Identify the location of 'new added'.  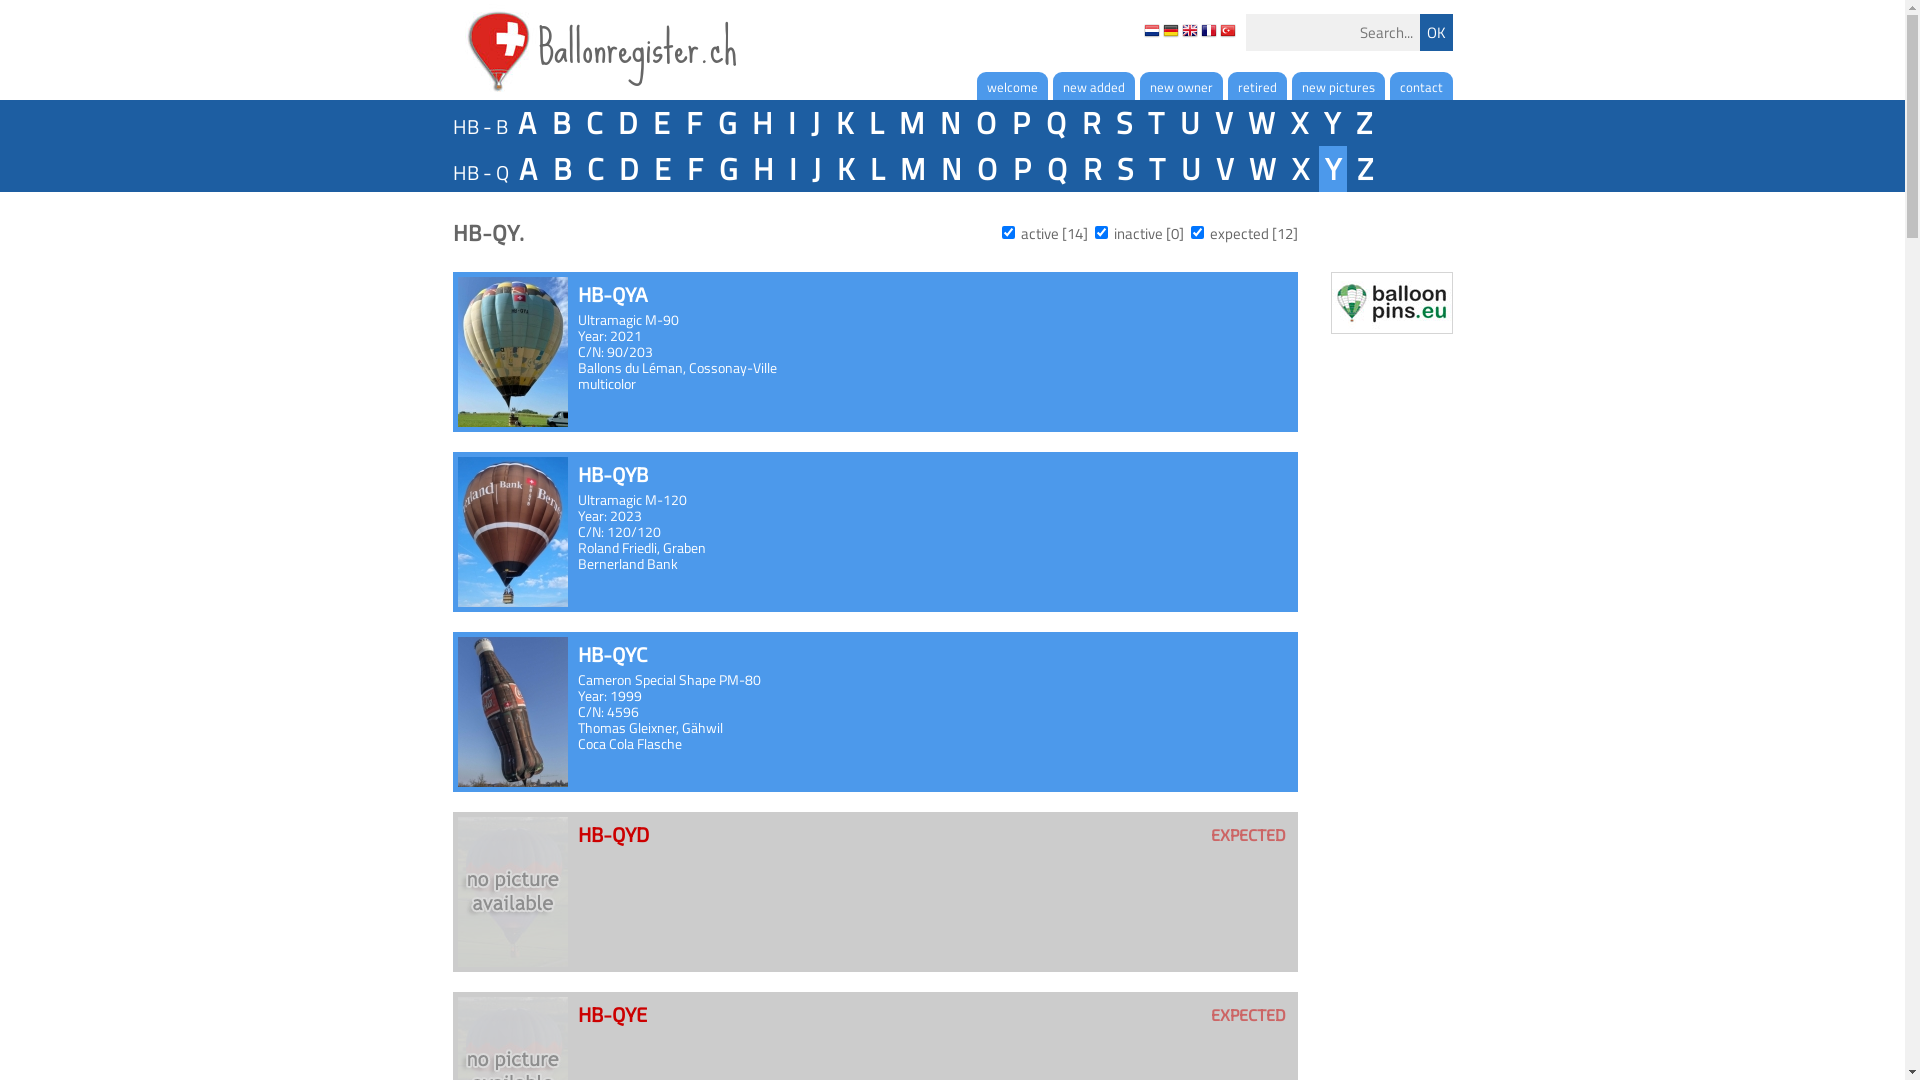
(1092, 84).